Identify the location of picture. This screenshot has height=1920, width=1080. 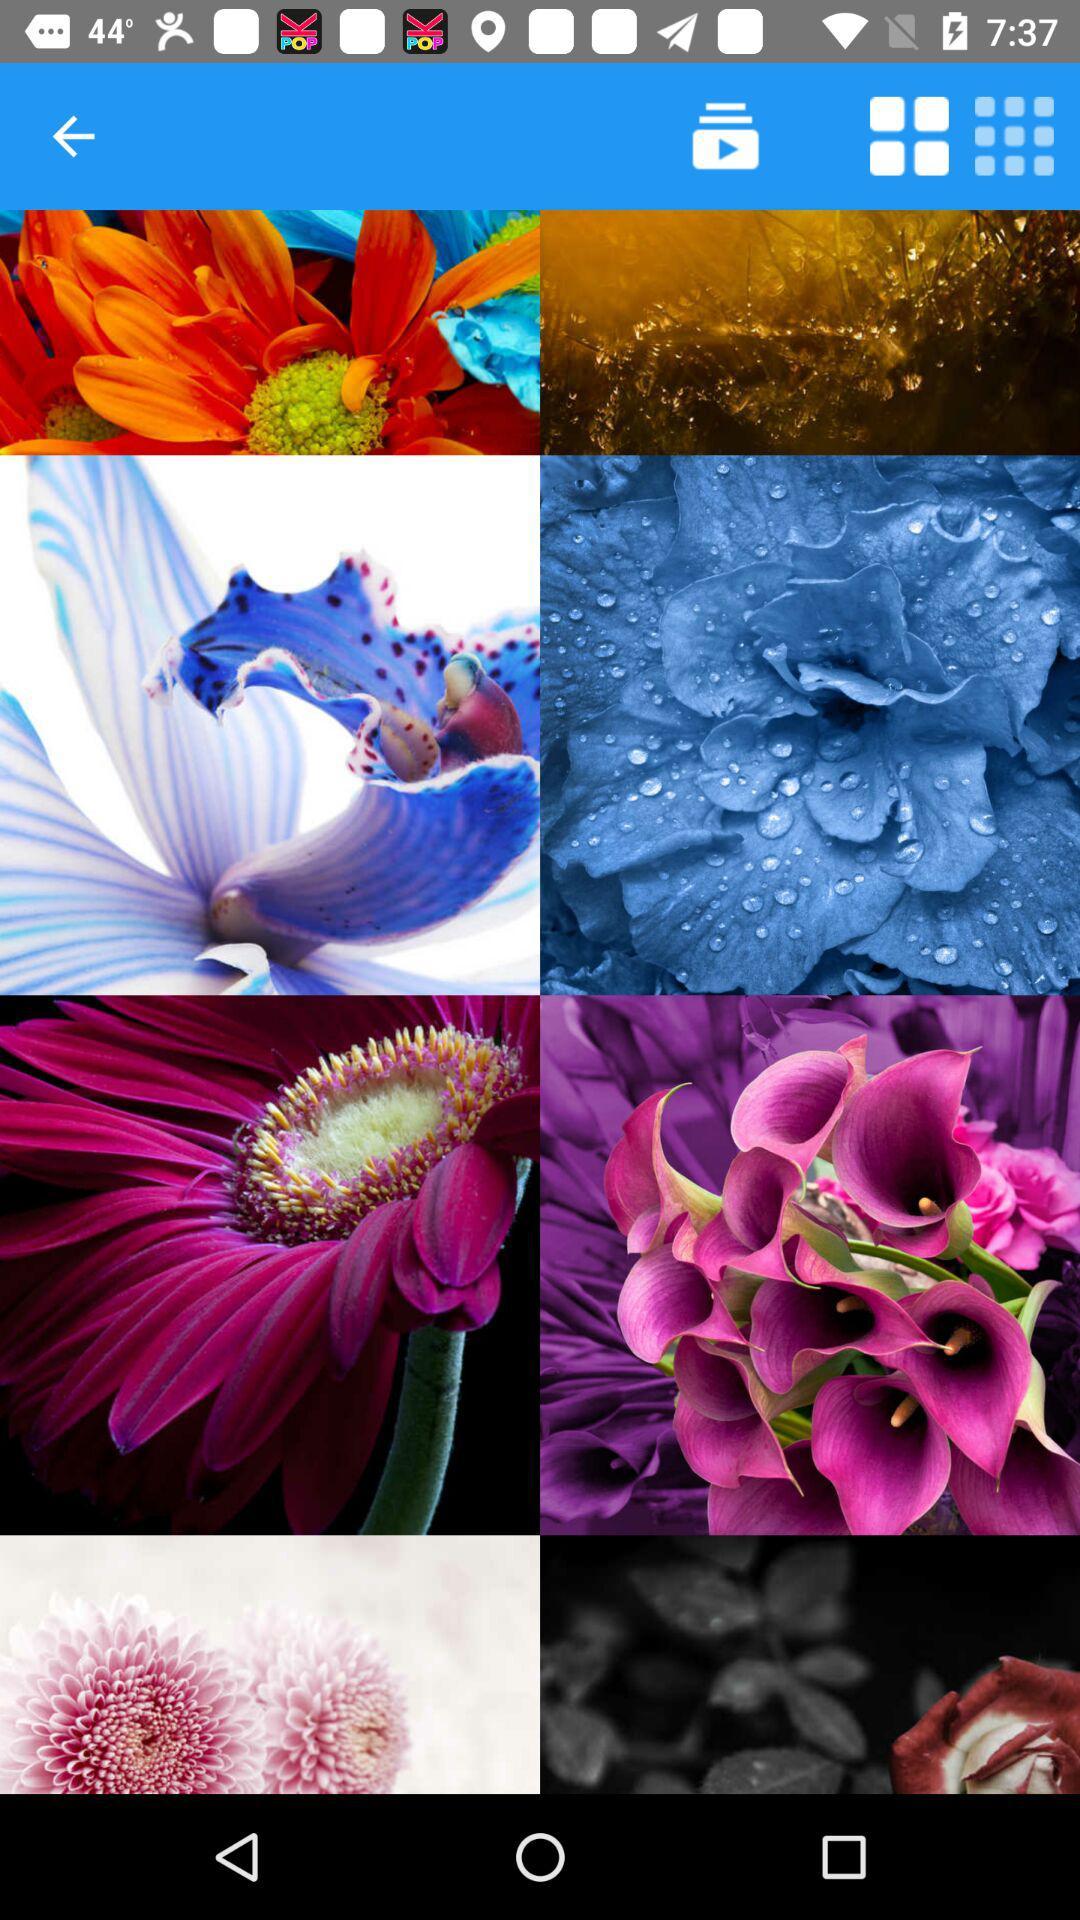
(810, 724).